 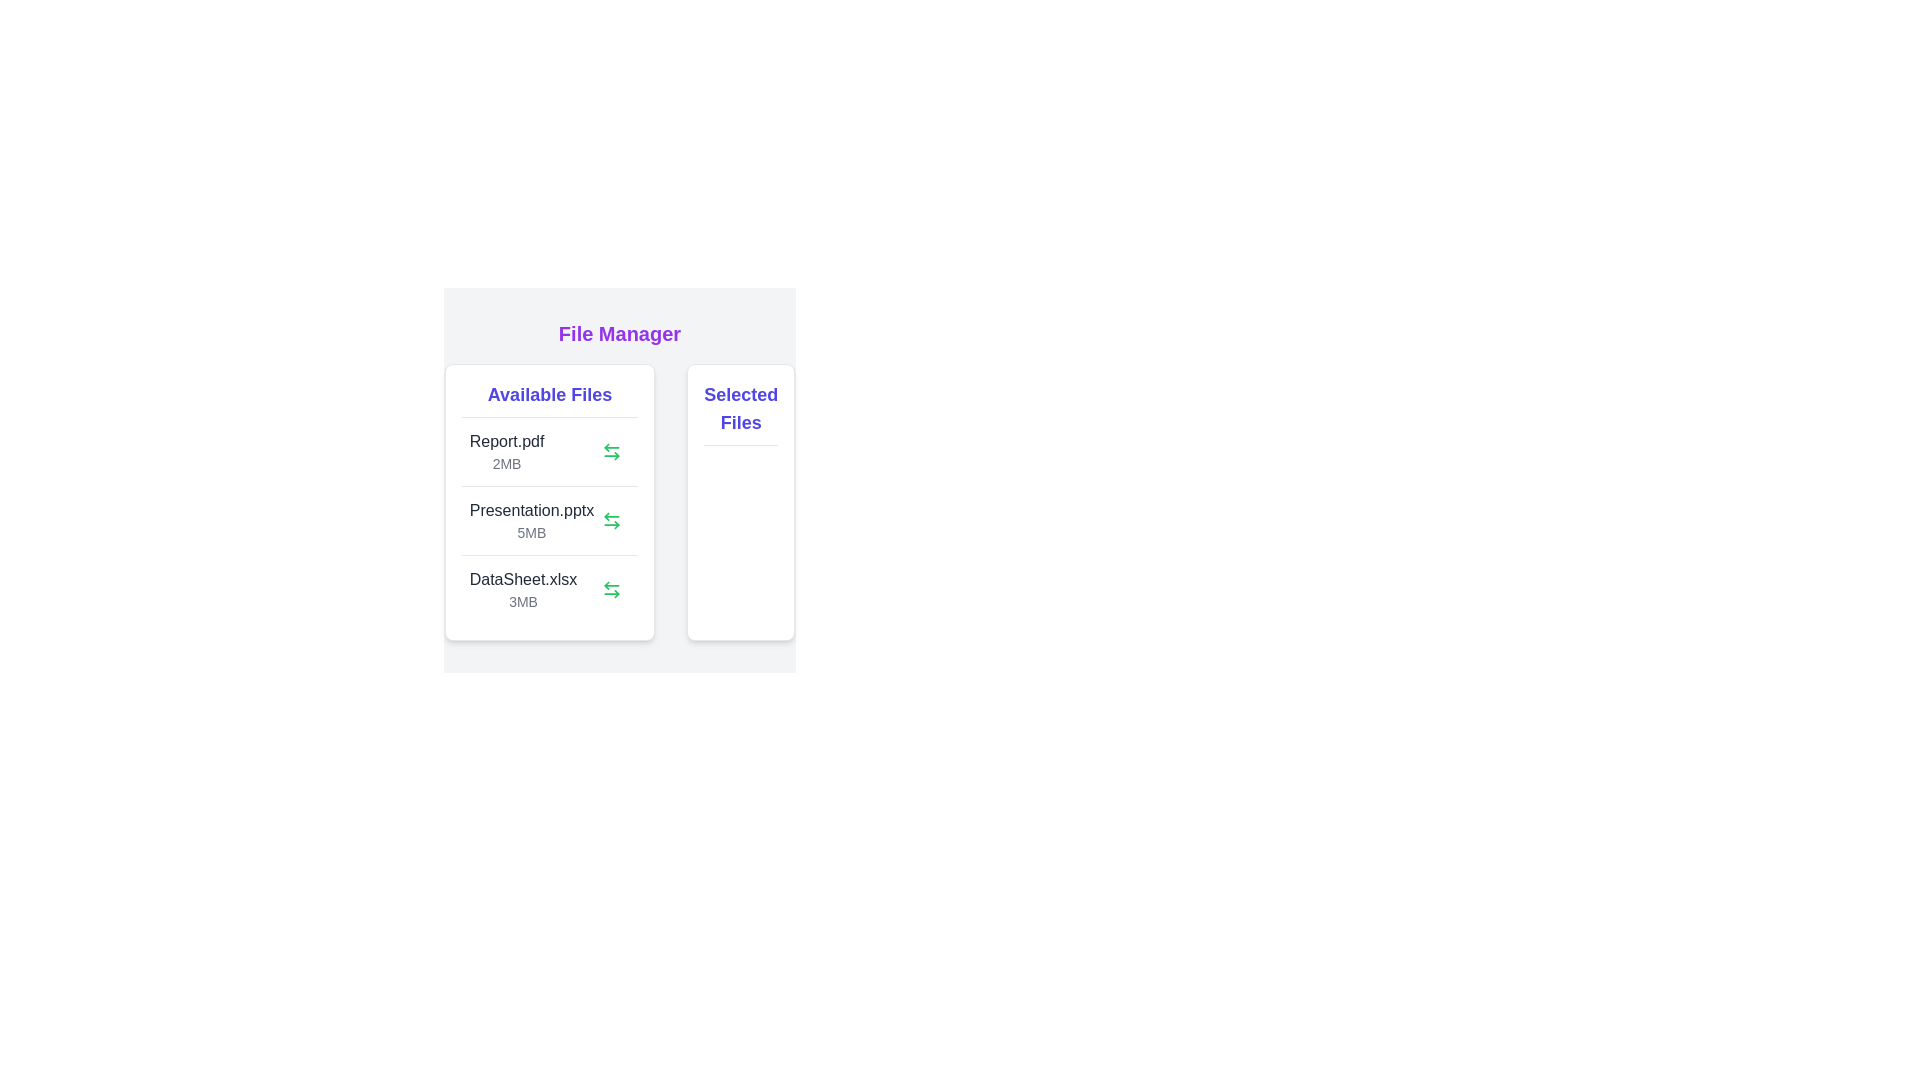 I want to click on the interactive icon located, so click(x=611, y=589).